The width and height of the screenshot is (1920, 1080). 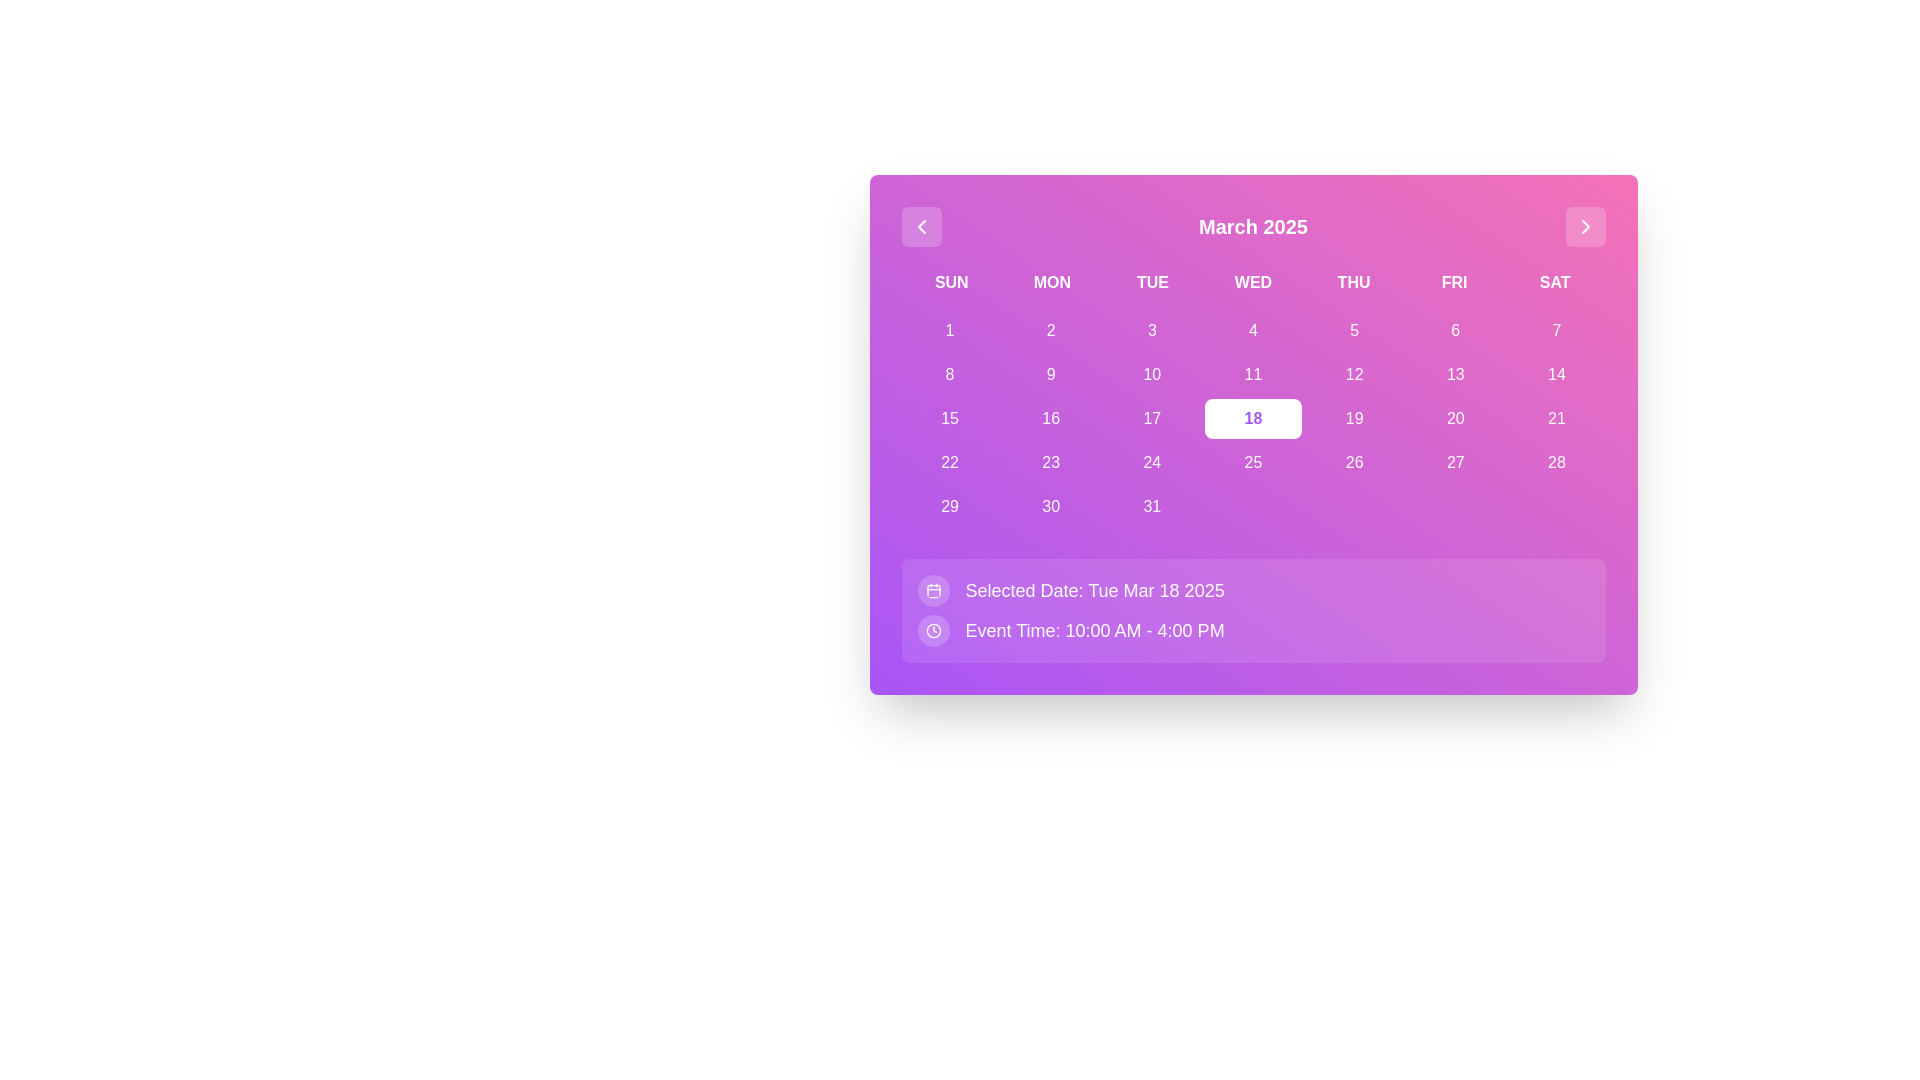 What do you see at coordinates (1252, 226) in the screenshot?
I see `text displaying the current month and year in the header of the calendar interface, located centrally between the navigation buttons` at bounding box center [1252, 226].